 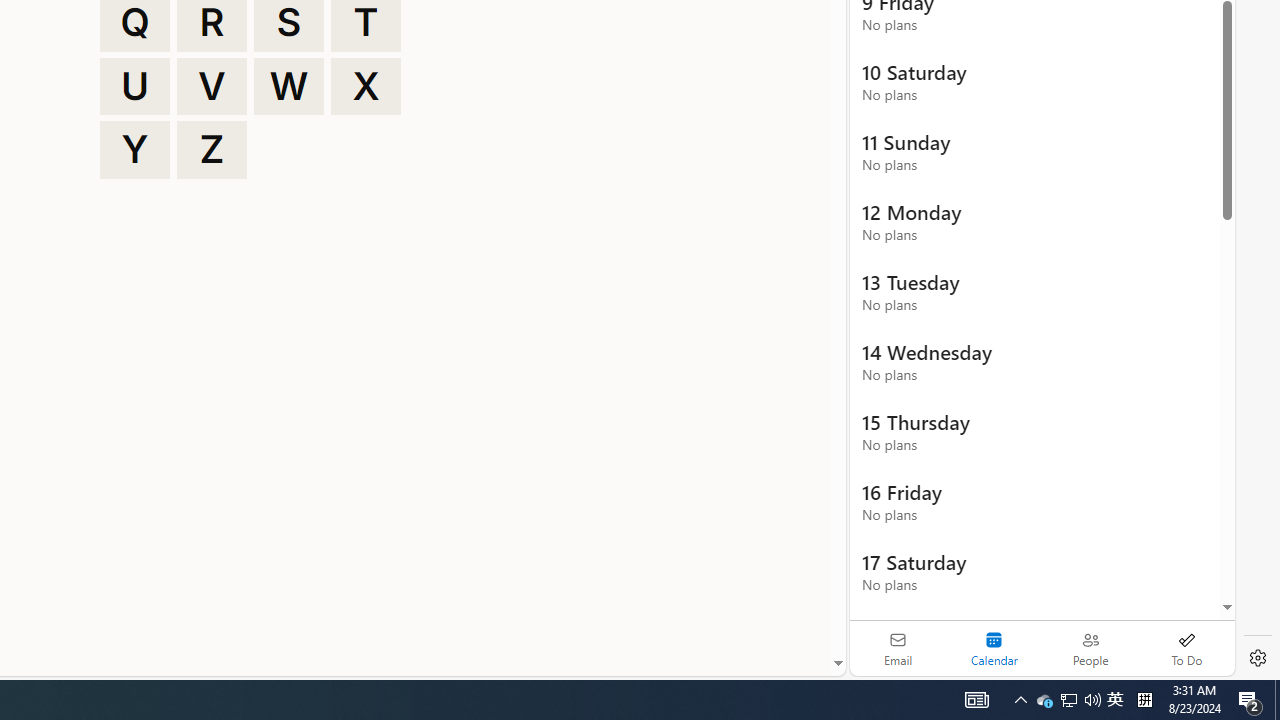 What do you see at coordinates (994, 648) in the screenshot?
I see `'Selected calendar module. Date today is 22'` at bounding box center [994, 648].